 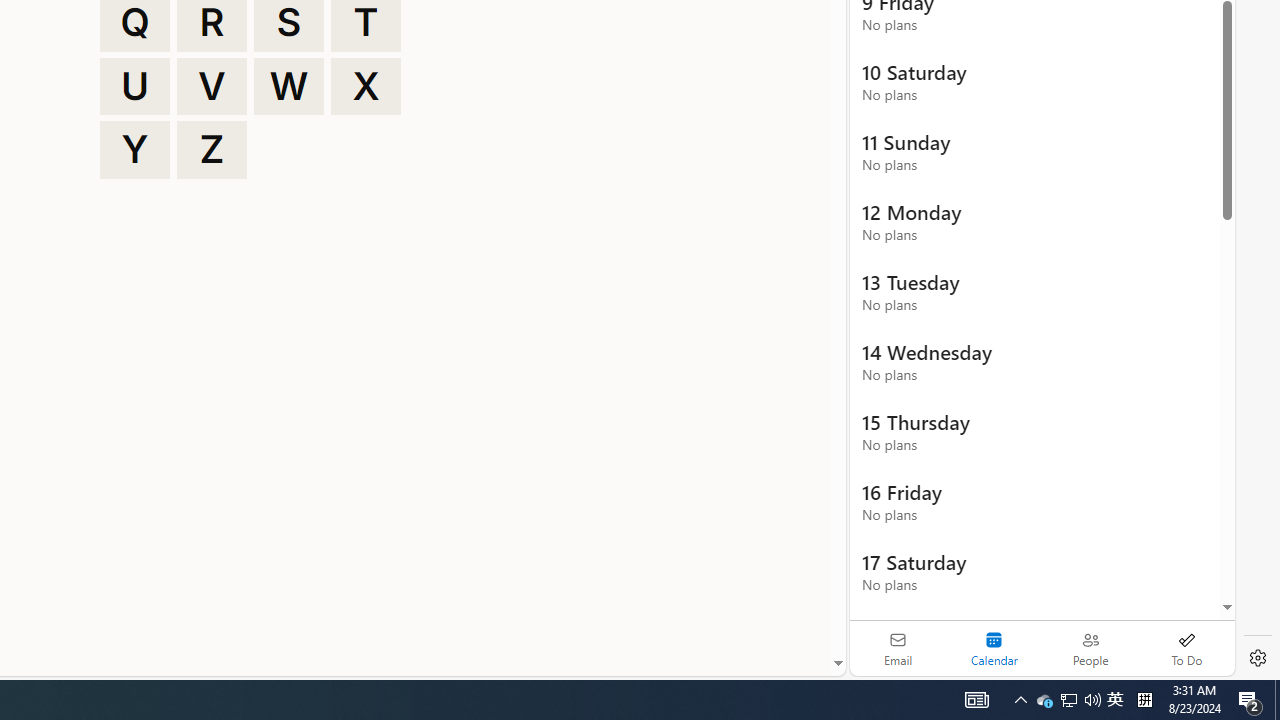 What do you see at coordinates (994, 648) in the screenshot?
I see `'Selected calendar module. Date today is 22'` at bounding box center [994, 648].